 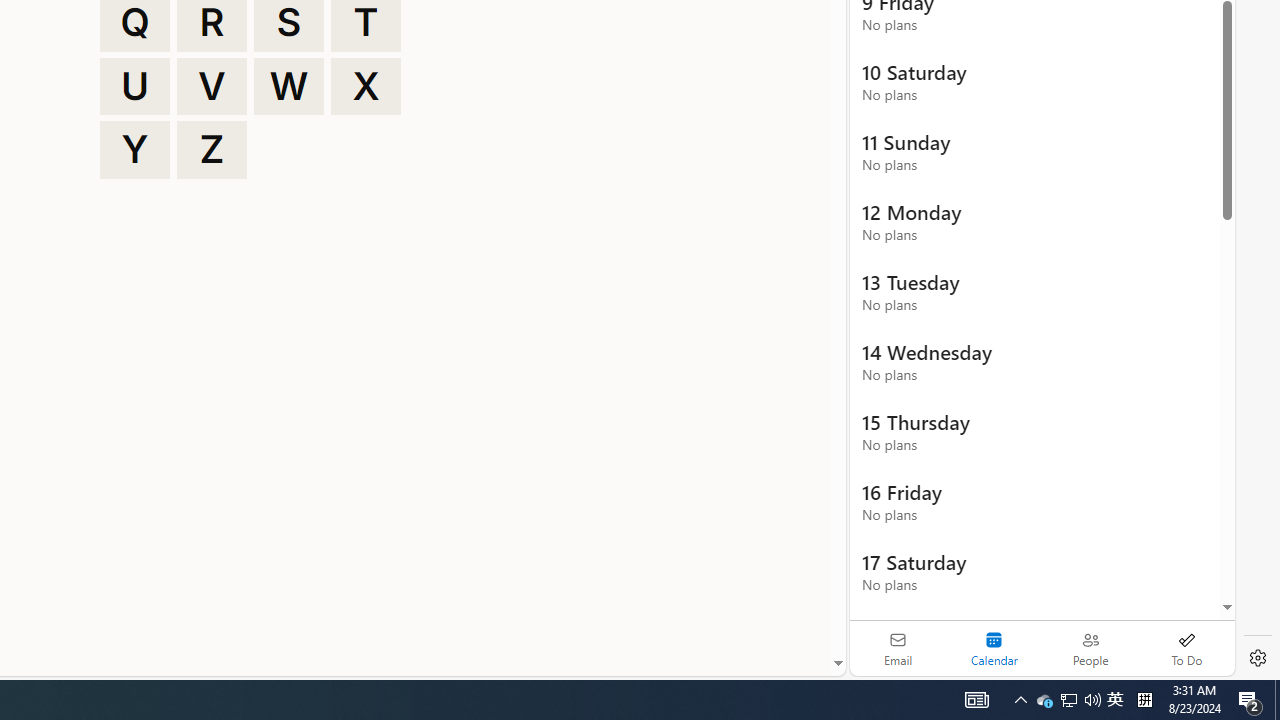 What do you see at coordinates (994, 648) in the screenshot?
I see `'Selected calendar module. Date today is 22'` at bounding box center [994, 648].